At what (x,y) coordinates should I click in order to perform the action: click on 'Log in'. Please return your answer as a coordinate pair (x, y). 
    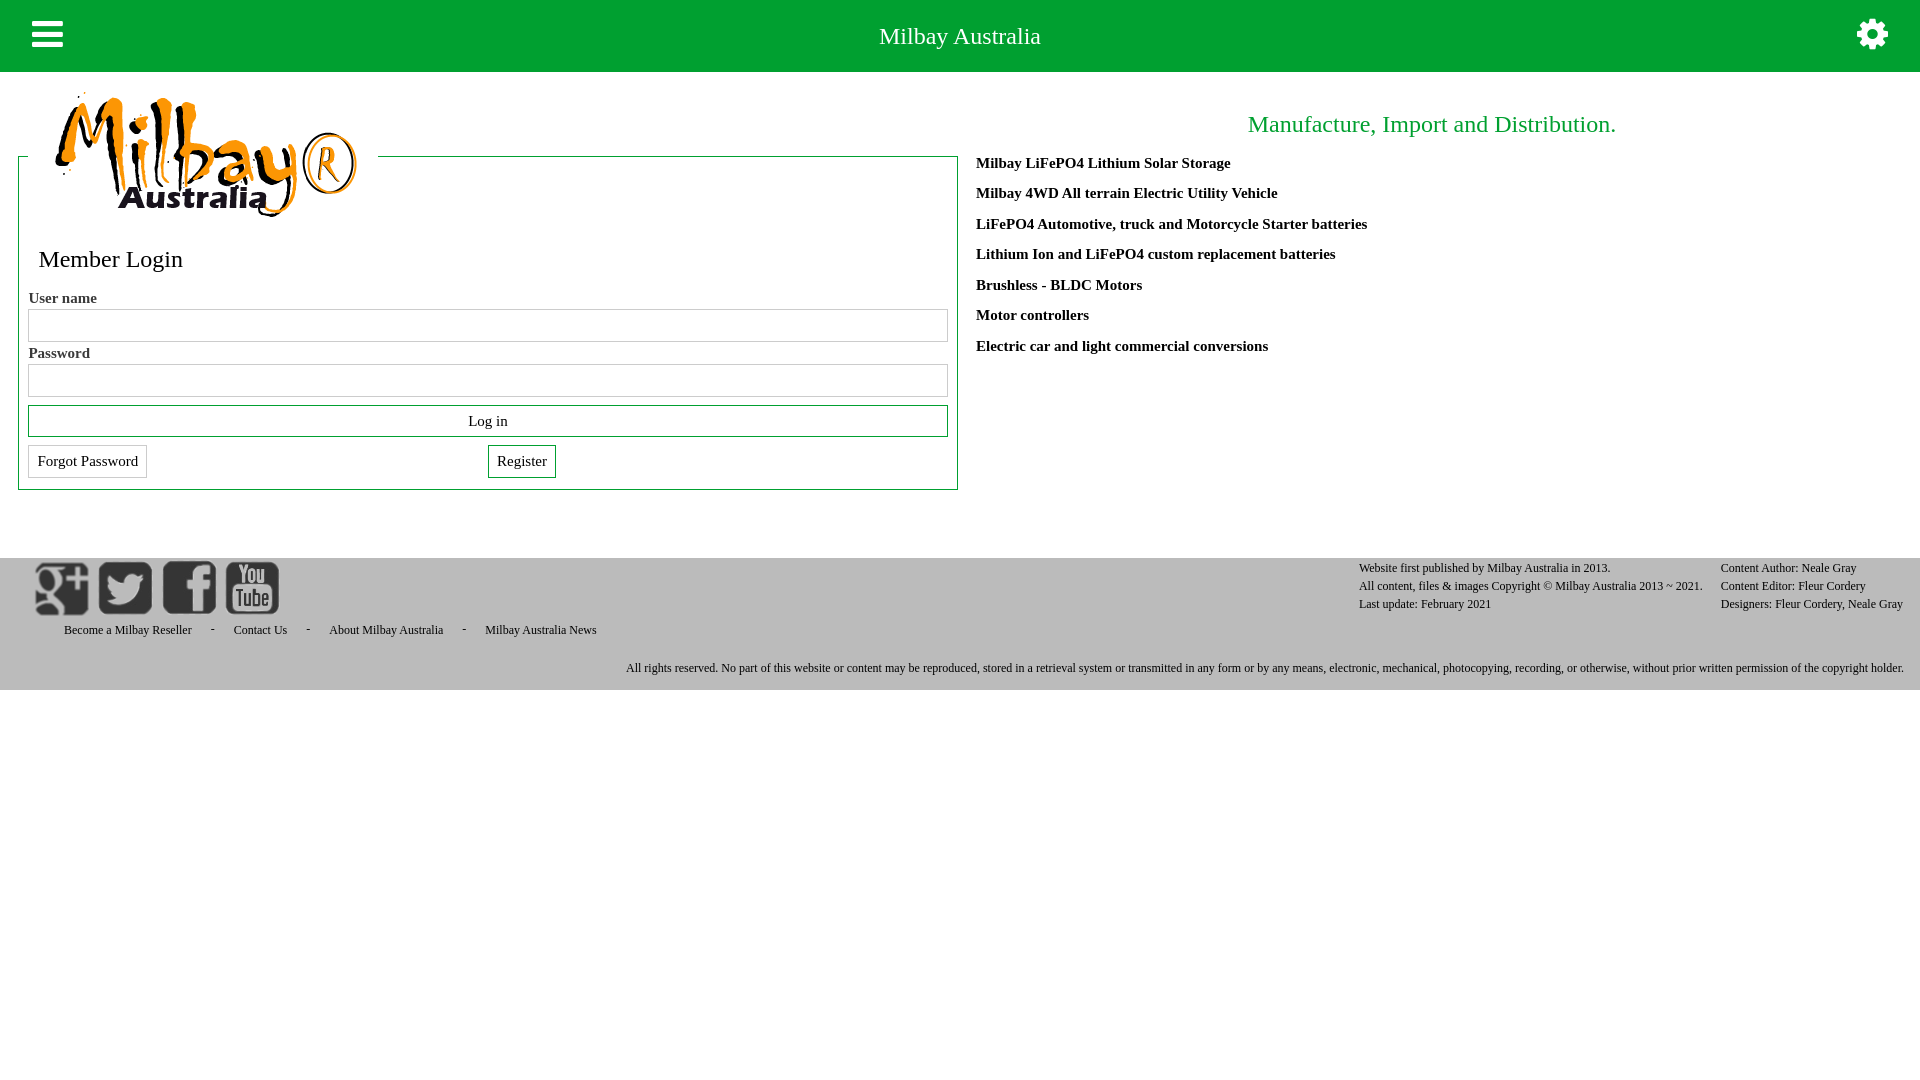
    Looking at the image, I should click on (487, 420).